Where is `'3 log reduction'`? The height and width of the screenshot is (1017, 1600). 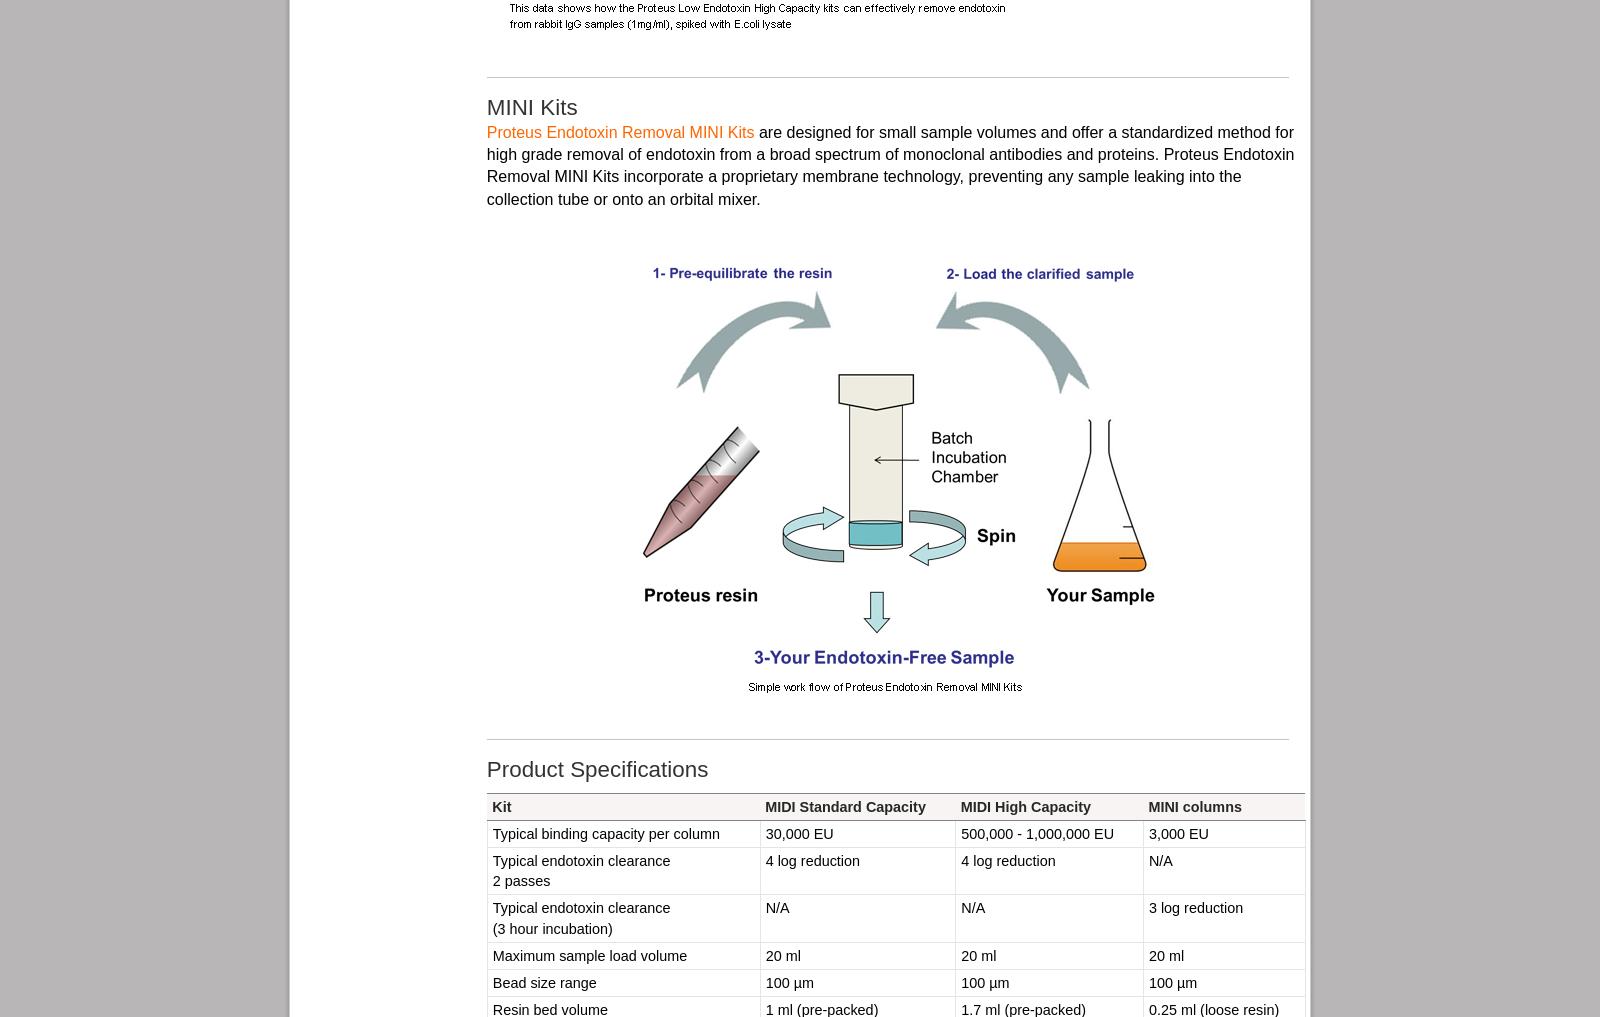
'3 log reduction' is located at coordinates (1195, 906).